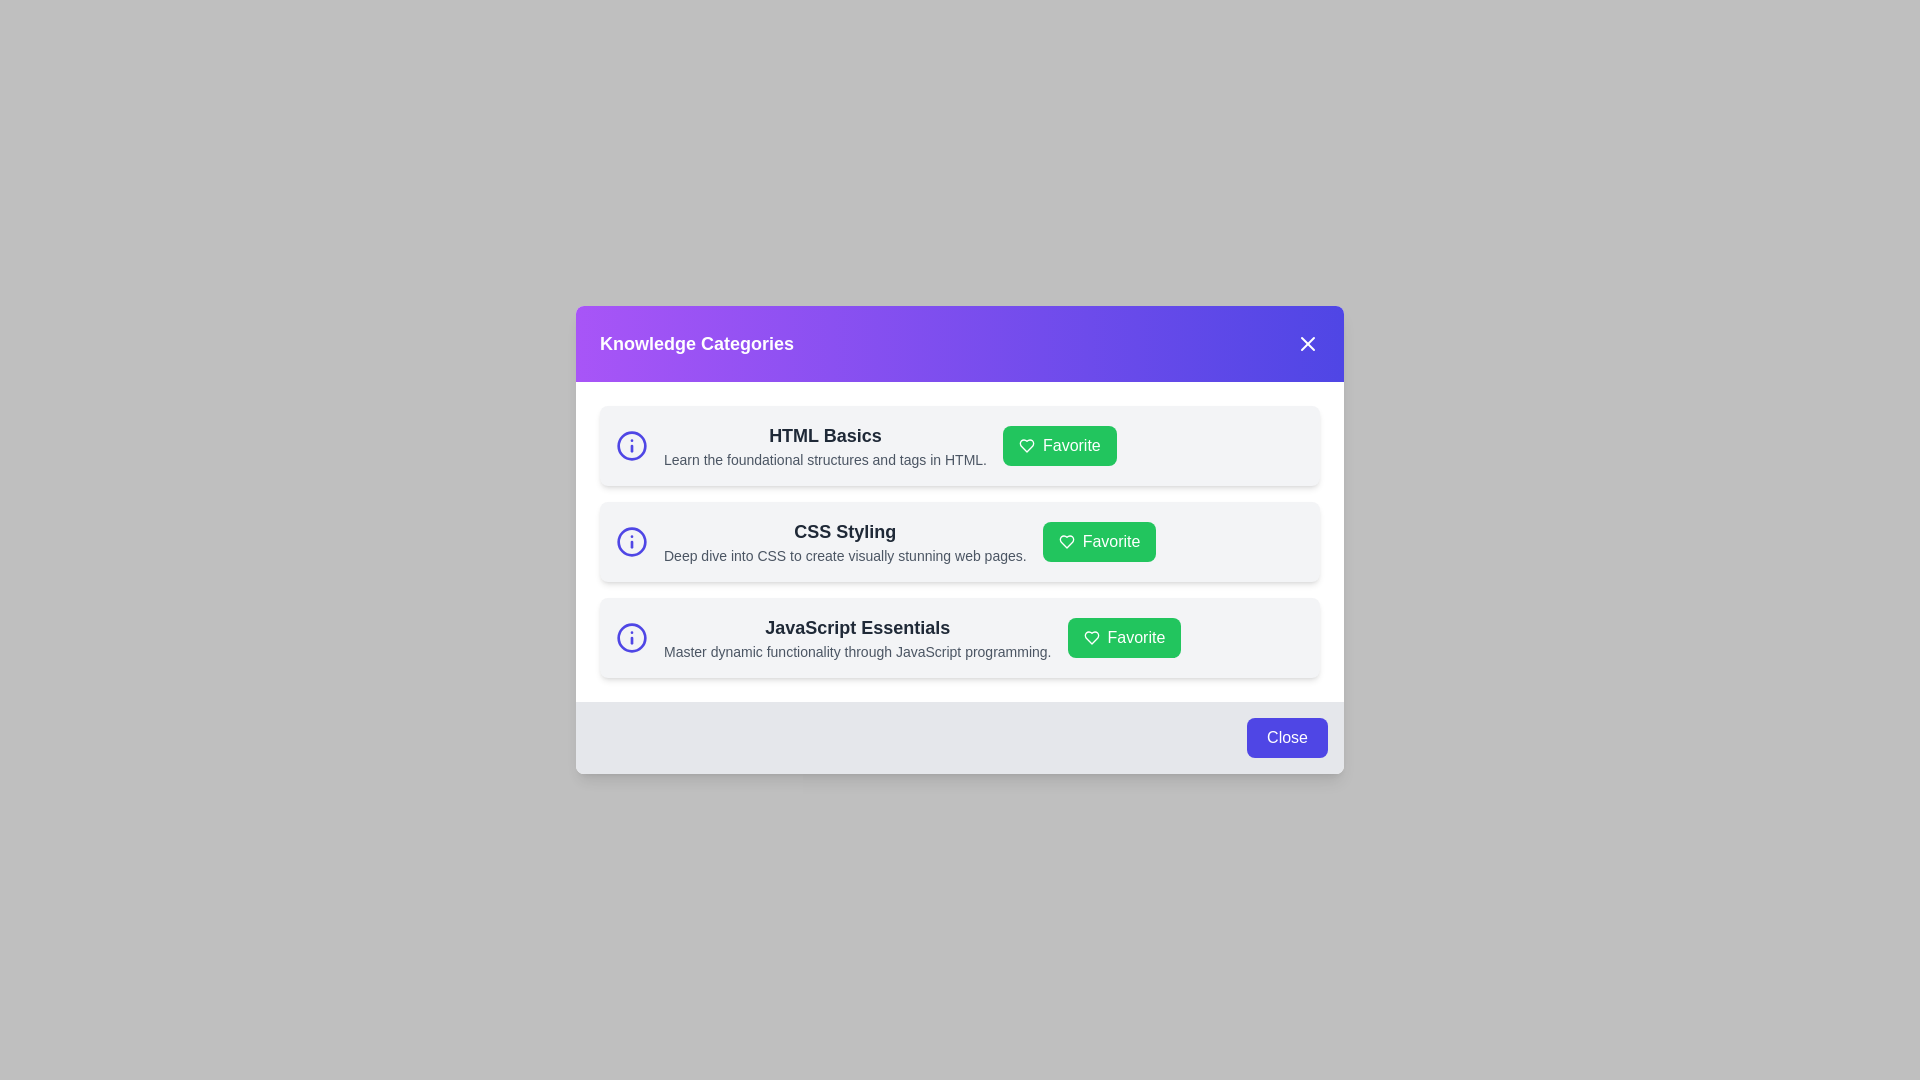 This screenshot has width=1920, height=1080. Describe the element at coordinates (1027, 445) in the screenshot. I see `the 'Favorite' icon located to the right of the category's name and description` at that location.